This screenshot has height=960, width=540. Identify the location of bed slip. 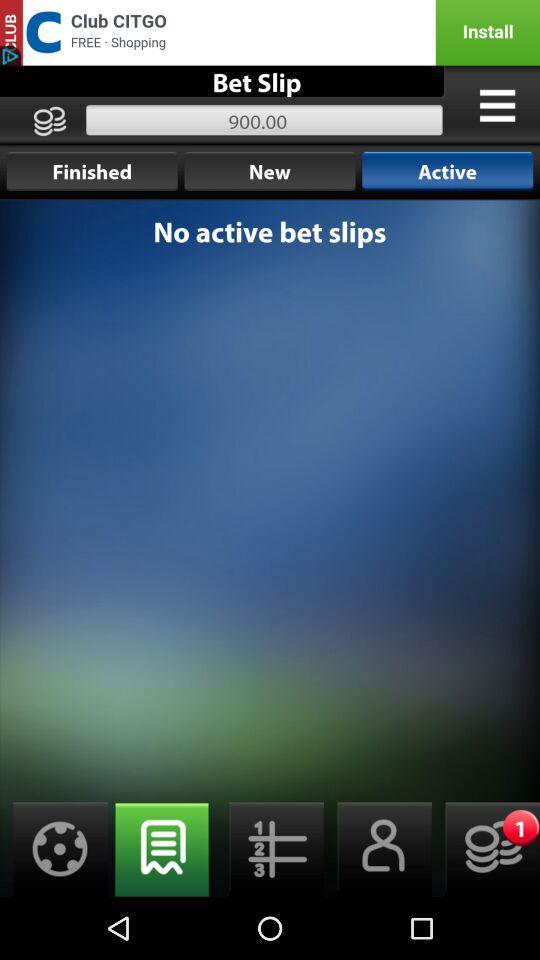
(378, 848).